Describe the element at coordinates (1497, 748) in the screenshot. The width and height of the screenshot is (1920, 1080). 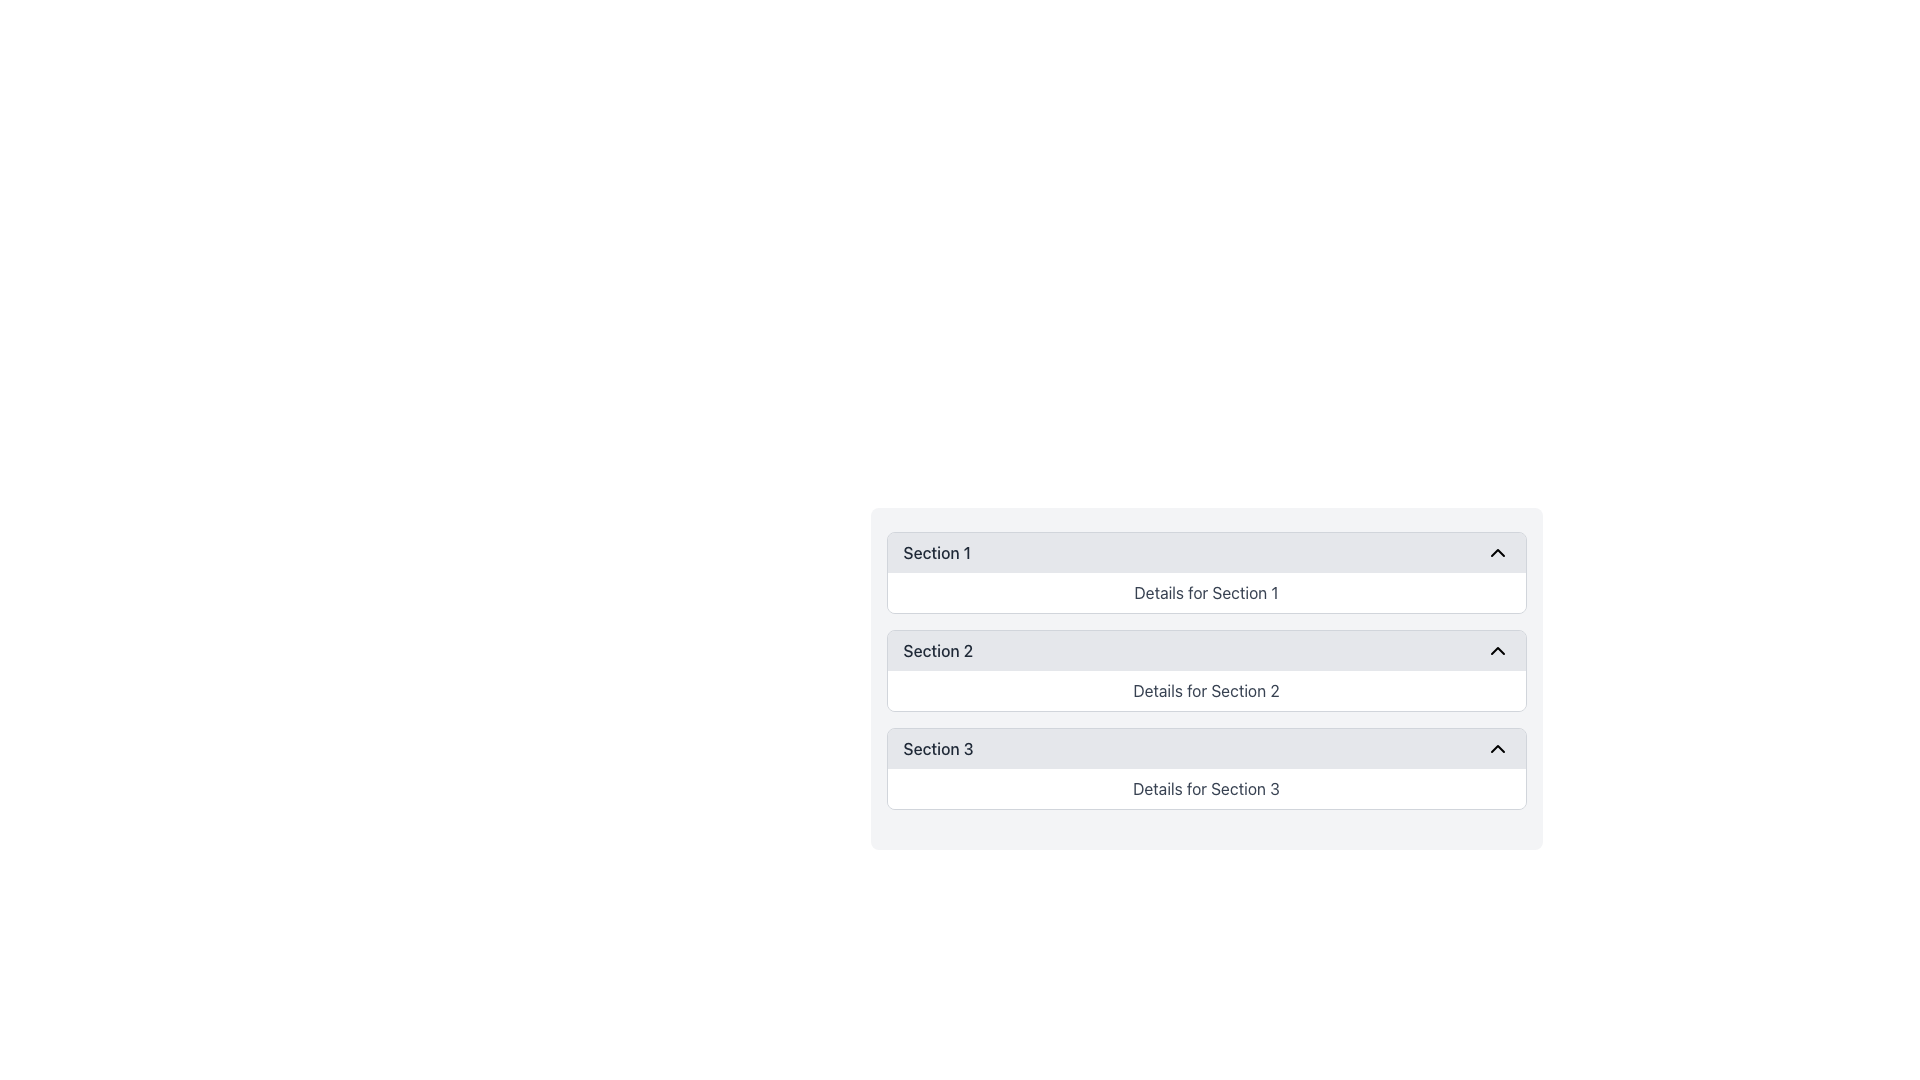
I see `the toggle icon located at the far-right side of the 'Section 3' header` at that location.